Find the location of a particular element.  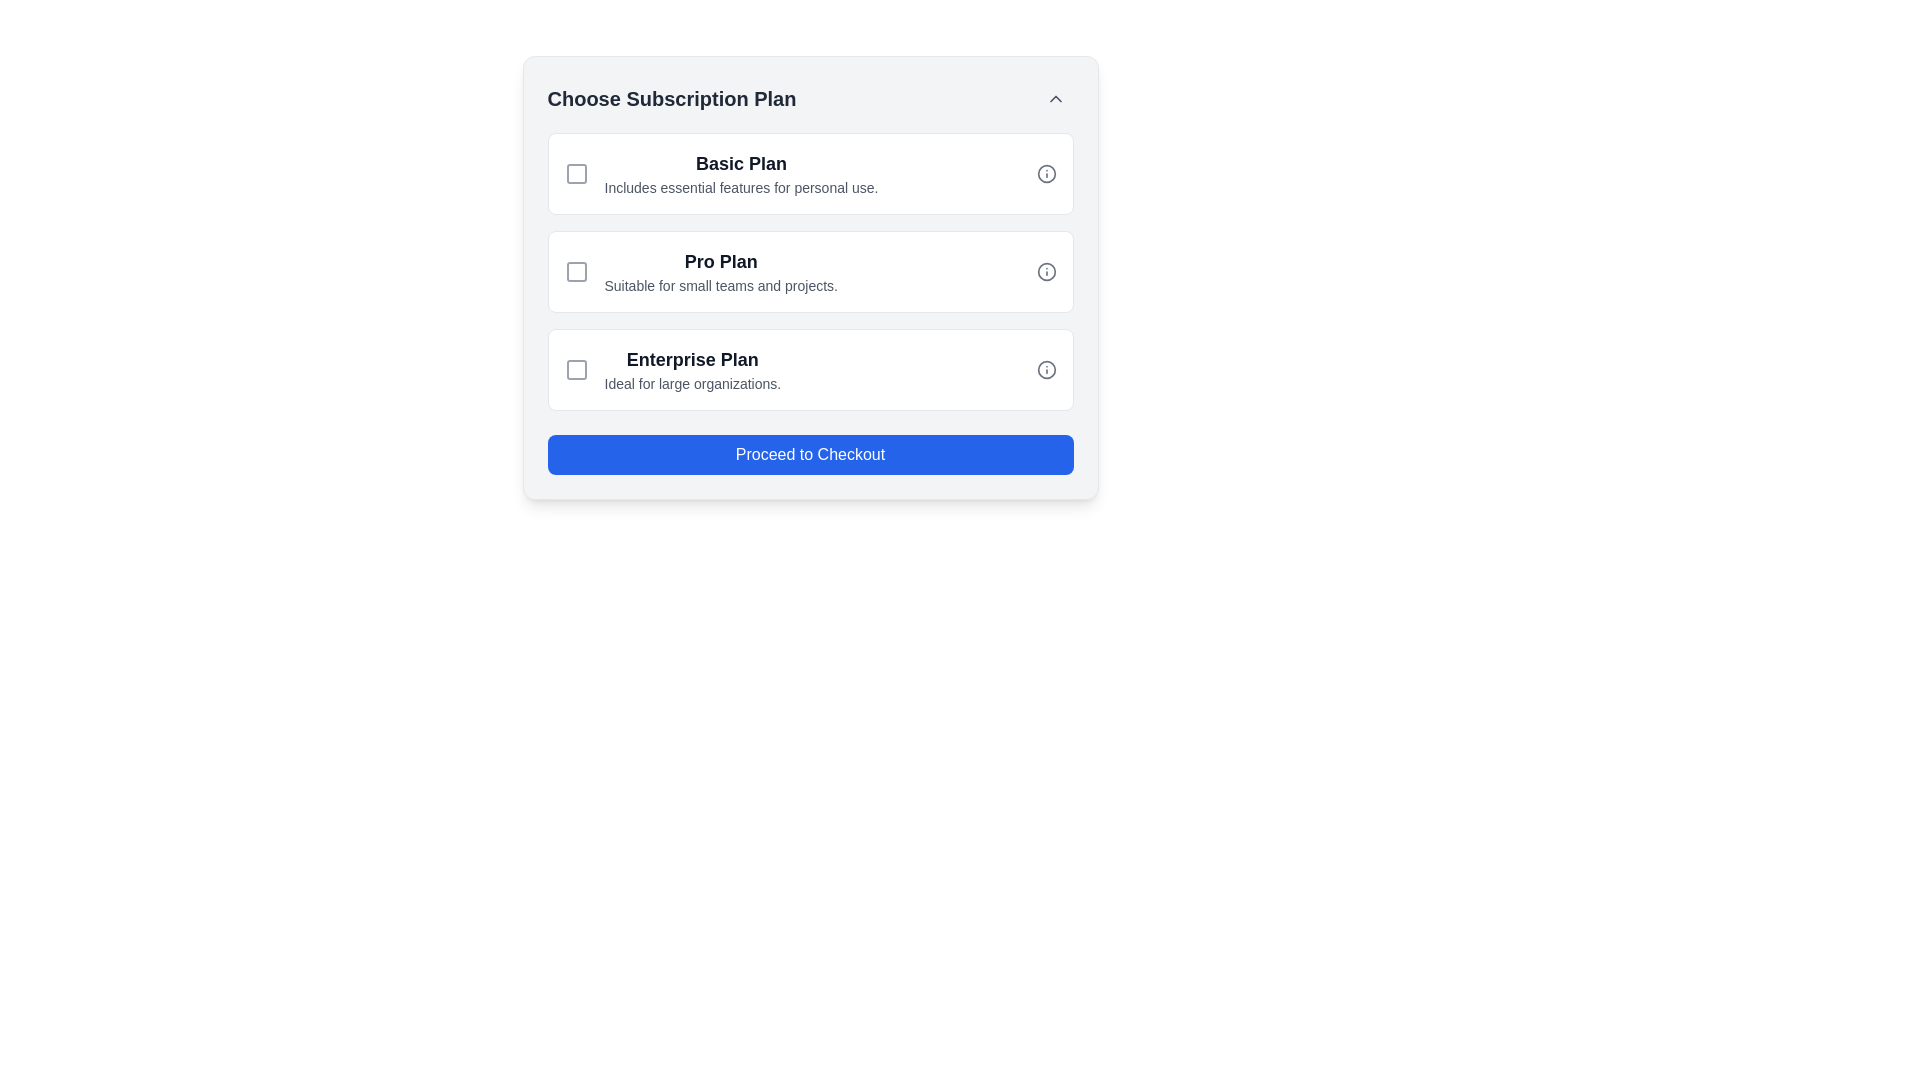

the circular Information Icon with a gray outline and 'i' in the center, located at the far right of the 'Enterprise Plan' section under 'Choose Subscription Plan' is located at coordinates (1045, 370).